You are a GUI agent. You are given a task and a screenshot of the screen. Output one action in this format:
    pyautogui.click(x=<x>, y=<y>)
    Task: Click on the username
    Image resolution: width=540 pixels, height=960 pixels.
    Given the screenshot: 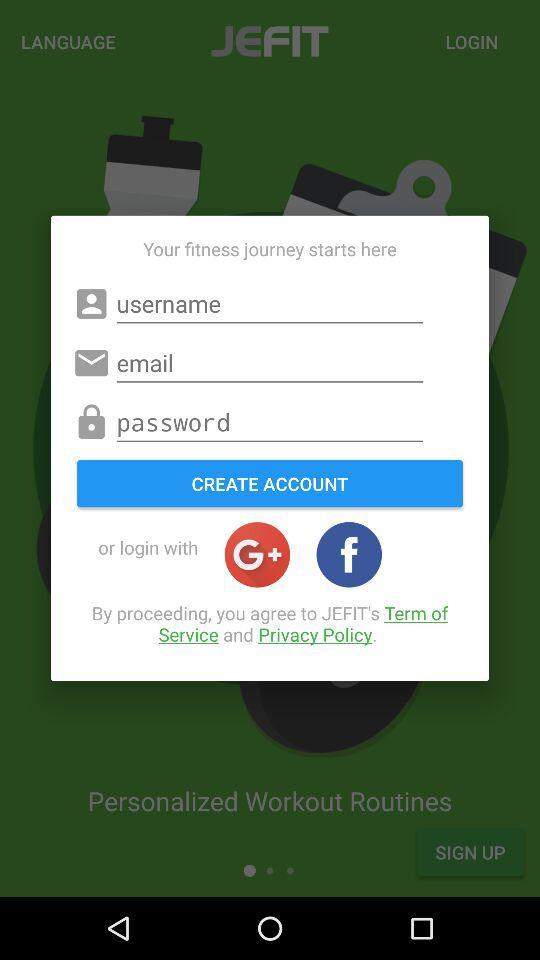 What is the action you would take?
    pyautogui.click(x=270, y=304)
    